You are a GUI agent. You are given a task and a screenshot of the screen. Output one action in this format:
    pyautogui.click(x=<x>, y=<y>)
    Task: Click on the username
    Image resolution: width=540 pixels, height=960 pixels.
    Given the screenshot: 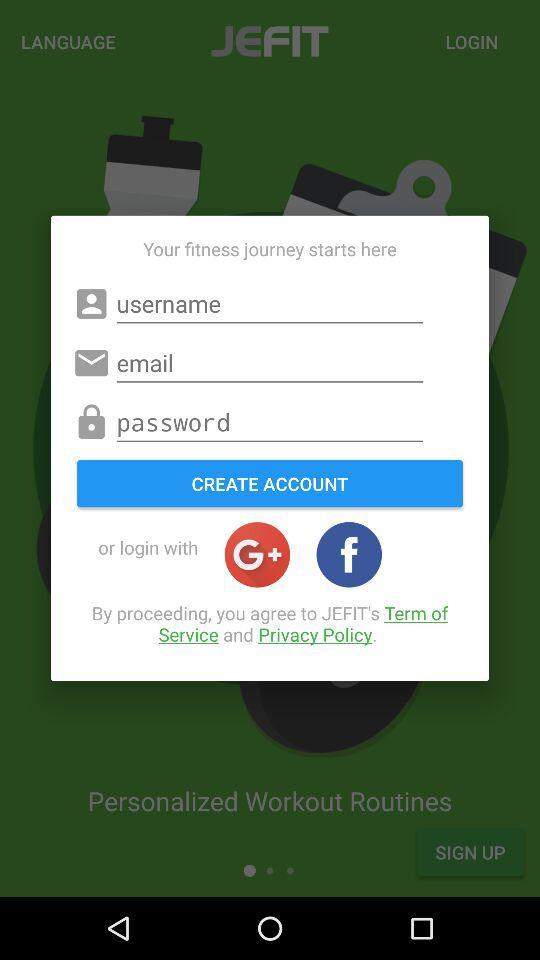 What is the action you would take?
    pyautogui.click(x=270, y=304)
    